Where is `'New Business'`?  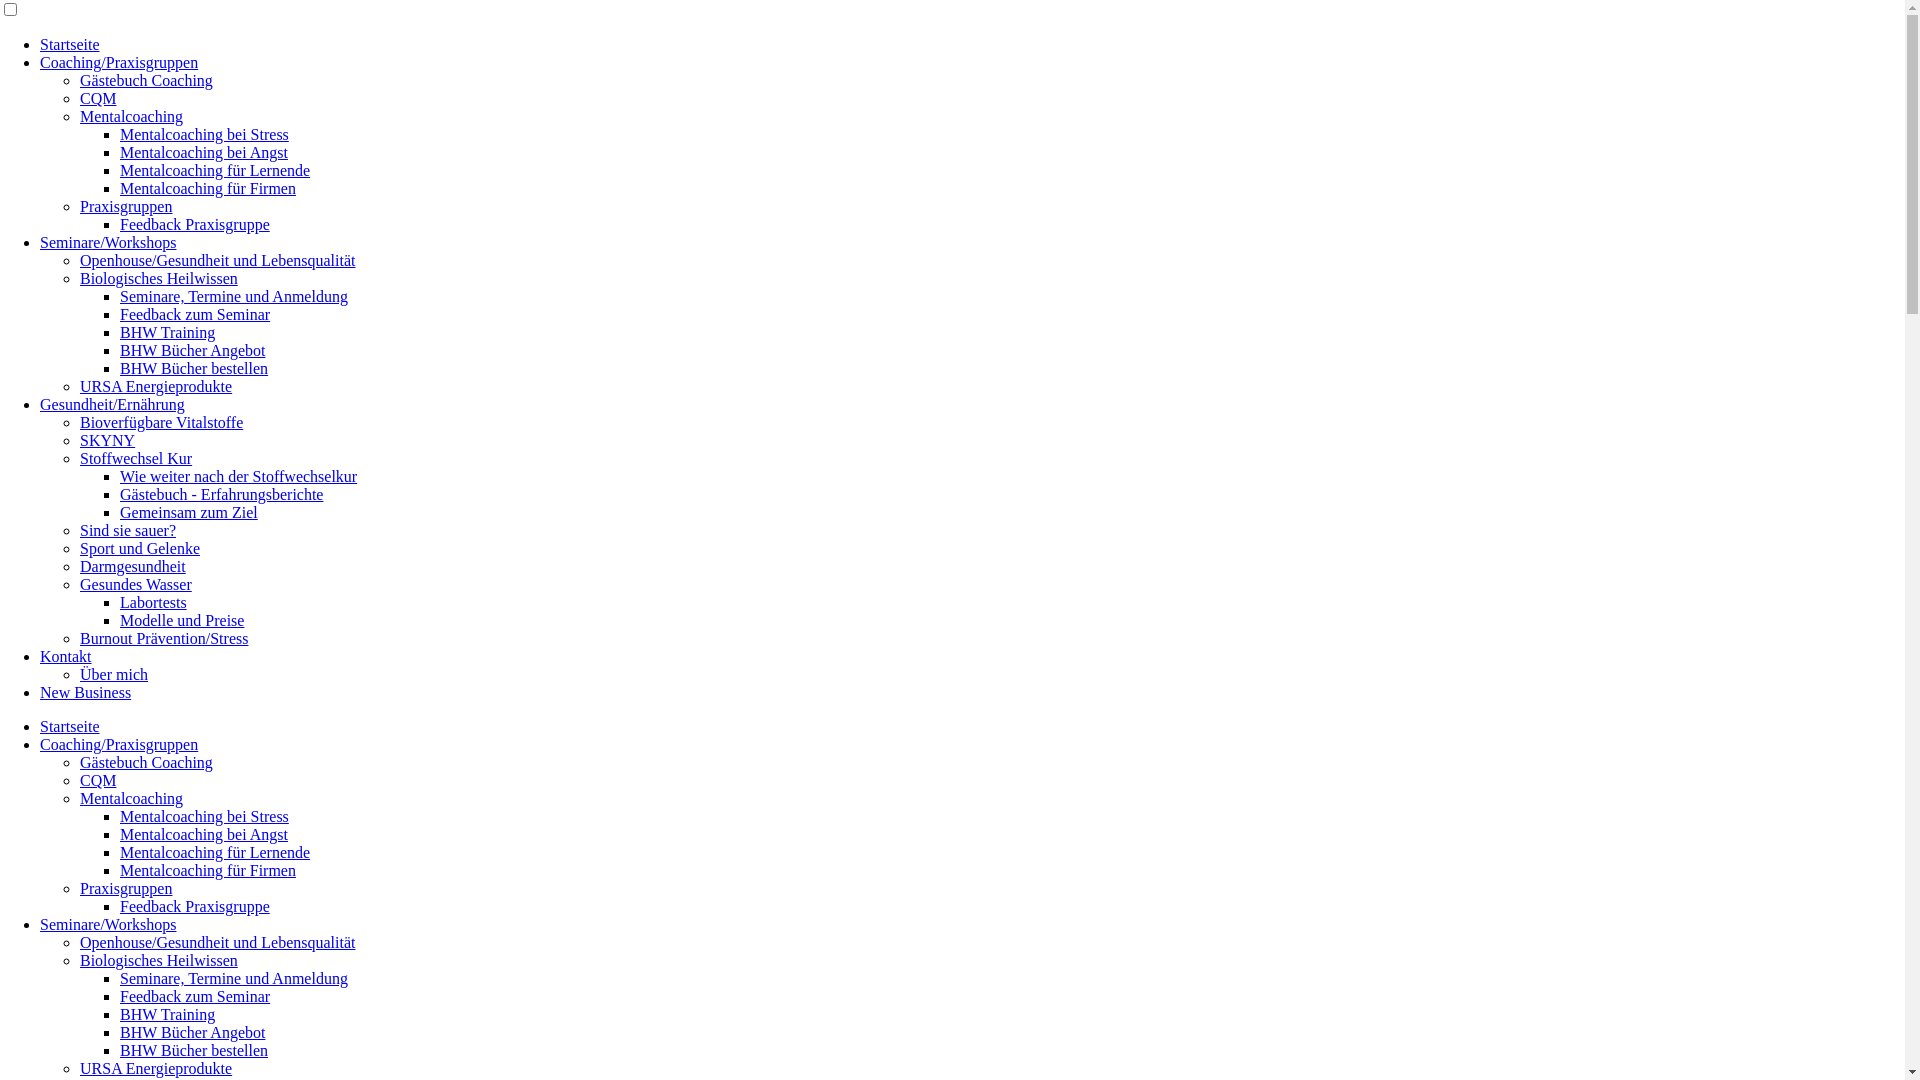
'New Business' is located at coordinates (84, 691).